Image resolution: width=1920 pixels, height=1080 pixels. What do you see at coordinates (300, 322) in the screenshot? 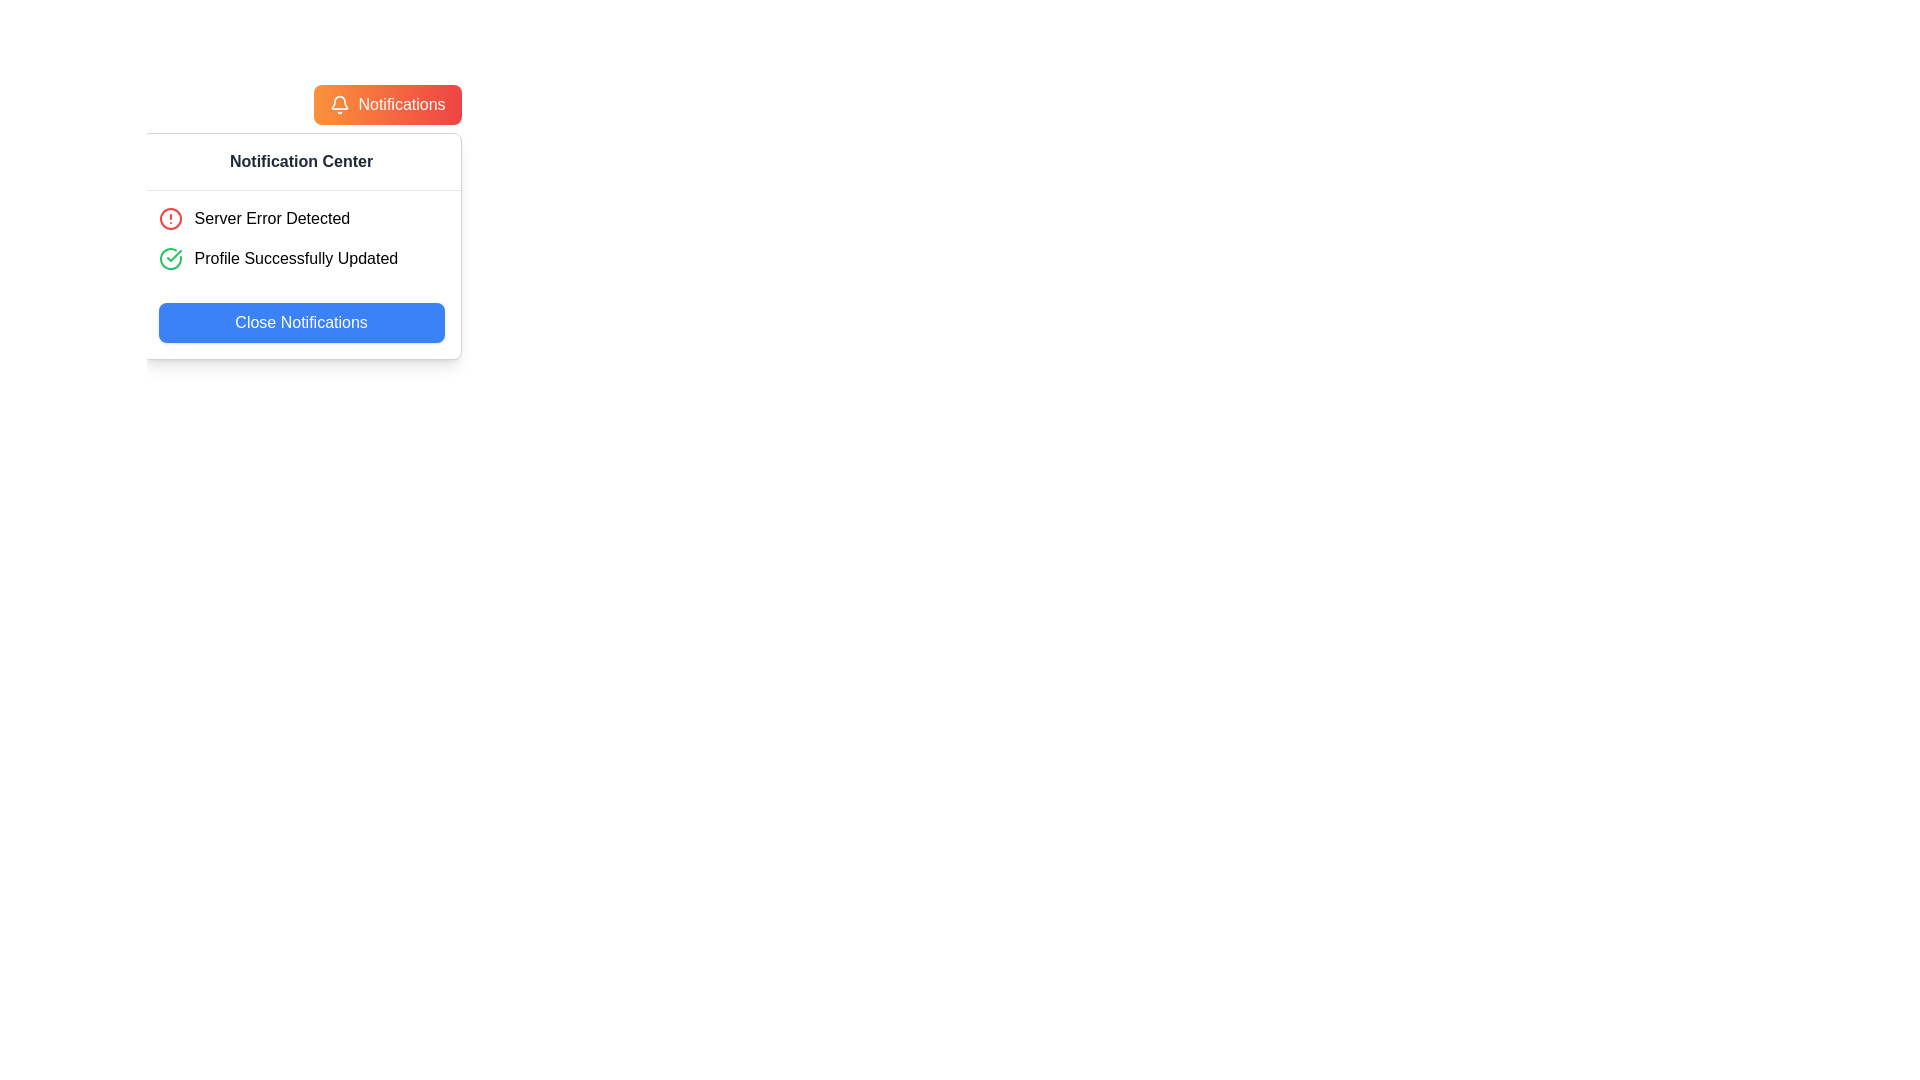
I see `the blue rectangular button with rounded corners labeled 'Close Notifications'` at bounding box center [300, 322].